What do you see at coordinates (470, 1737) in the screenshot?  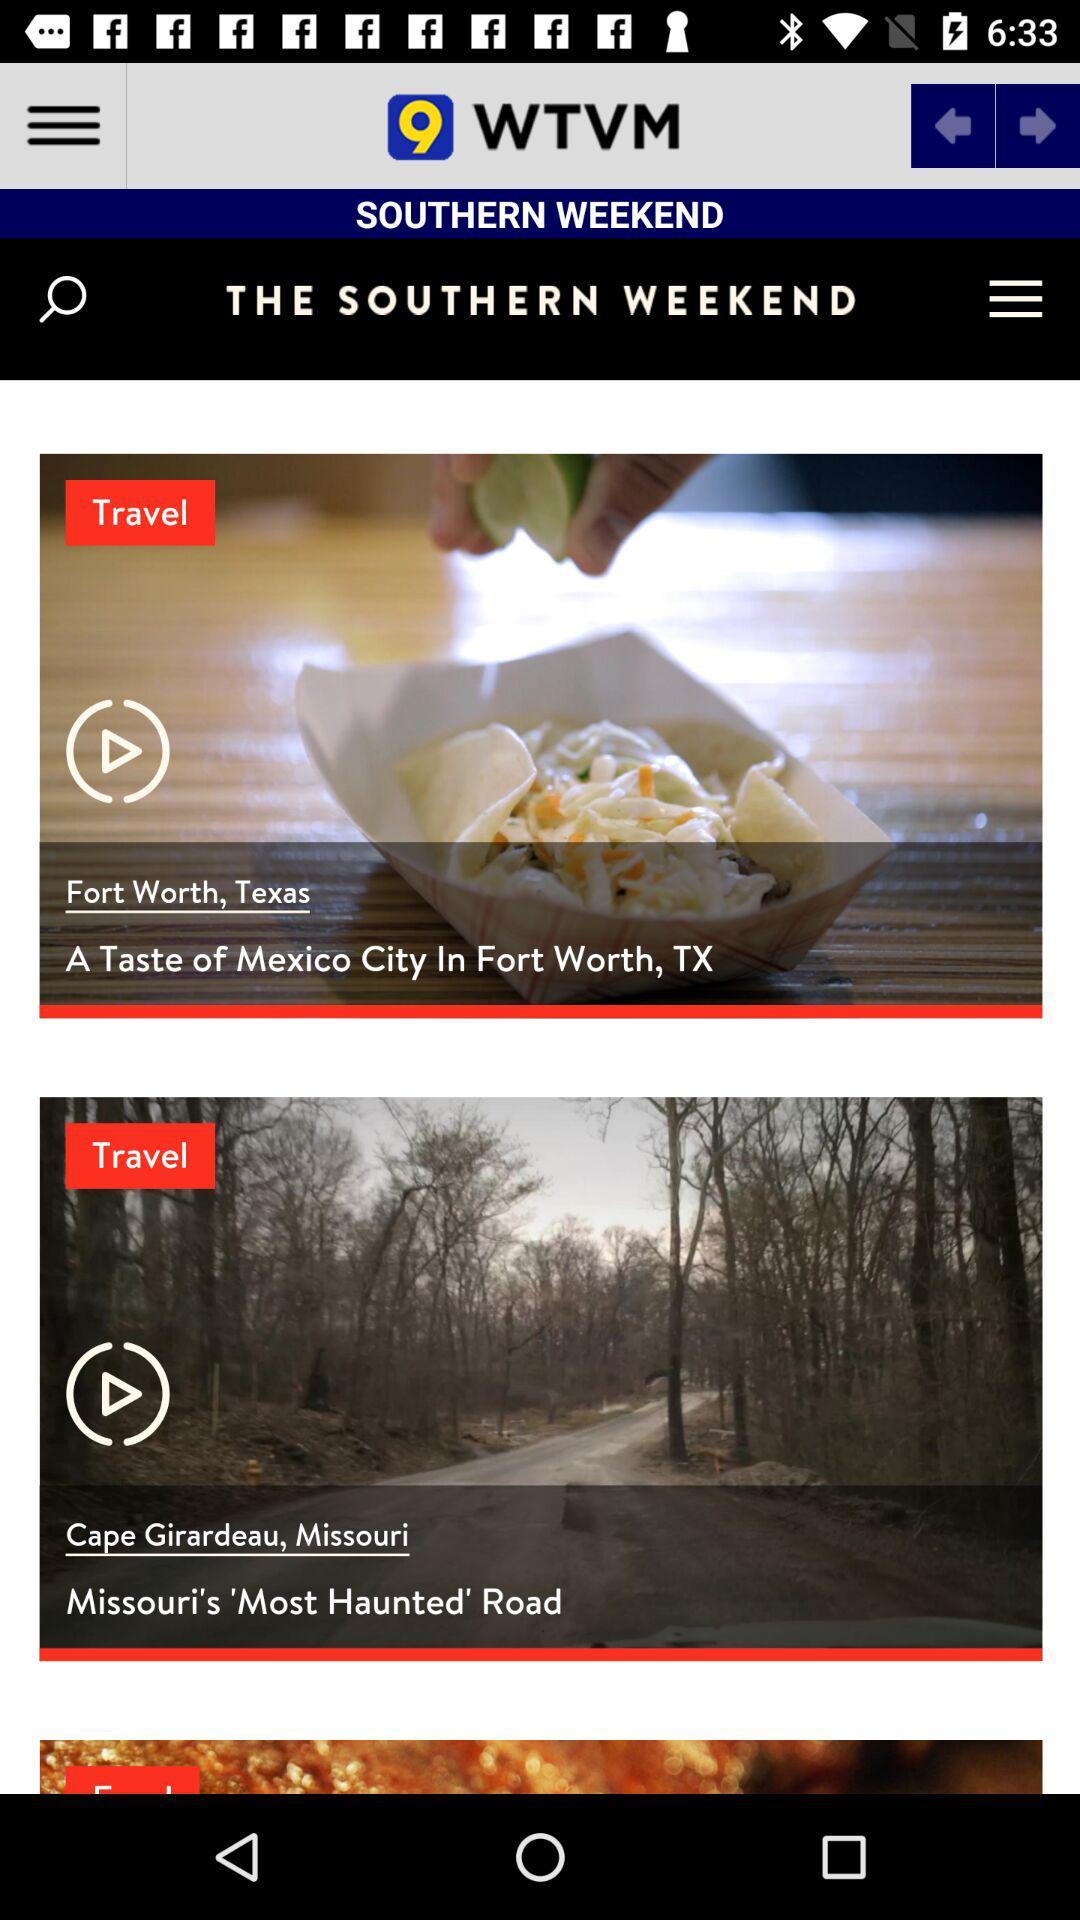 I see `the more icon` at bounding box center [470, 1737].